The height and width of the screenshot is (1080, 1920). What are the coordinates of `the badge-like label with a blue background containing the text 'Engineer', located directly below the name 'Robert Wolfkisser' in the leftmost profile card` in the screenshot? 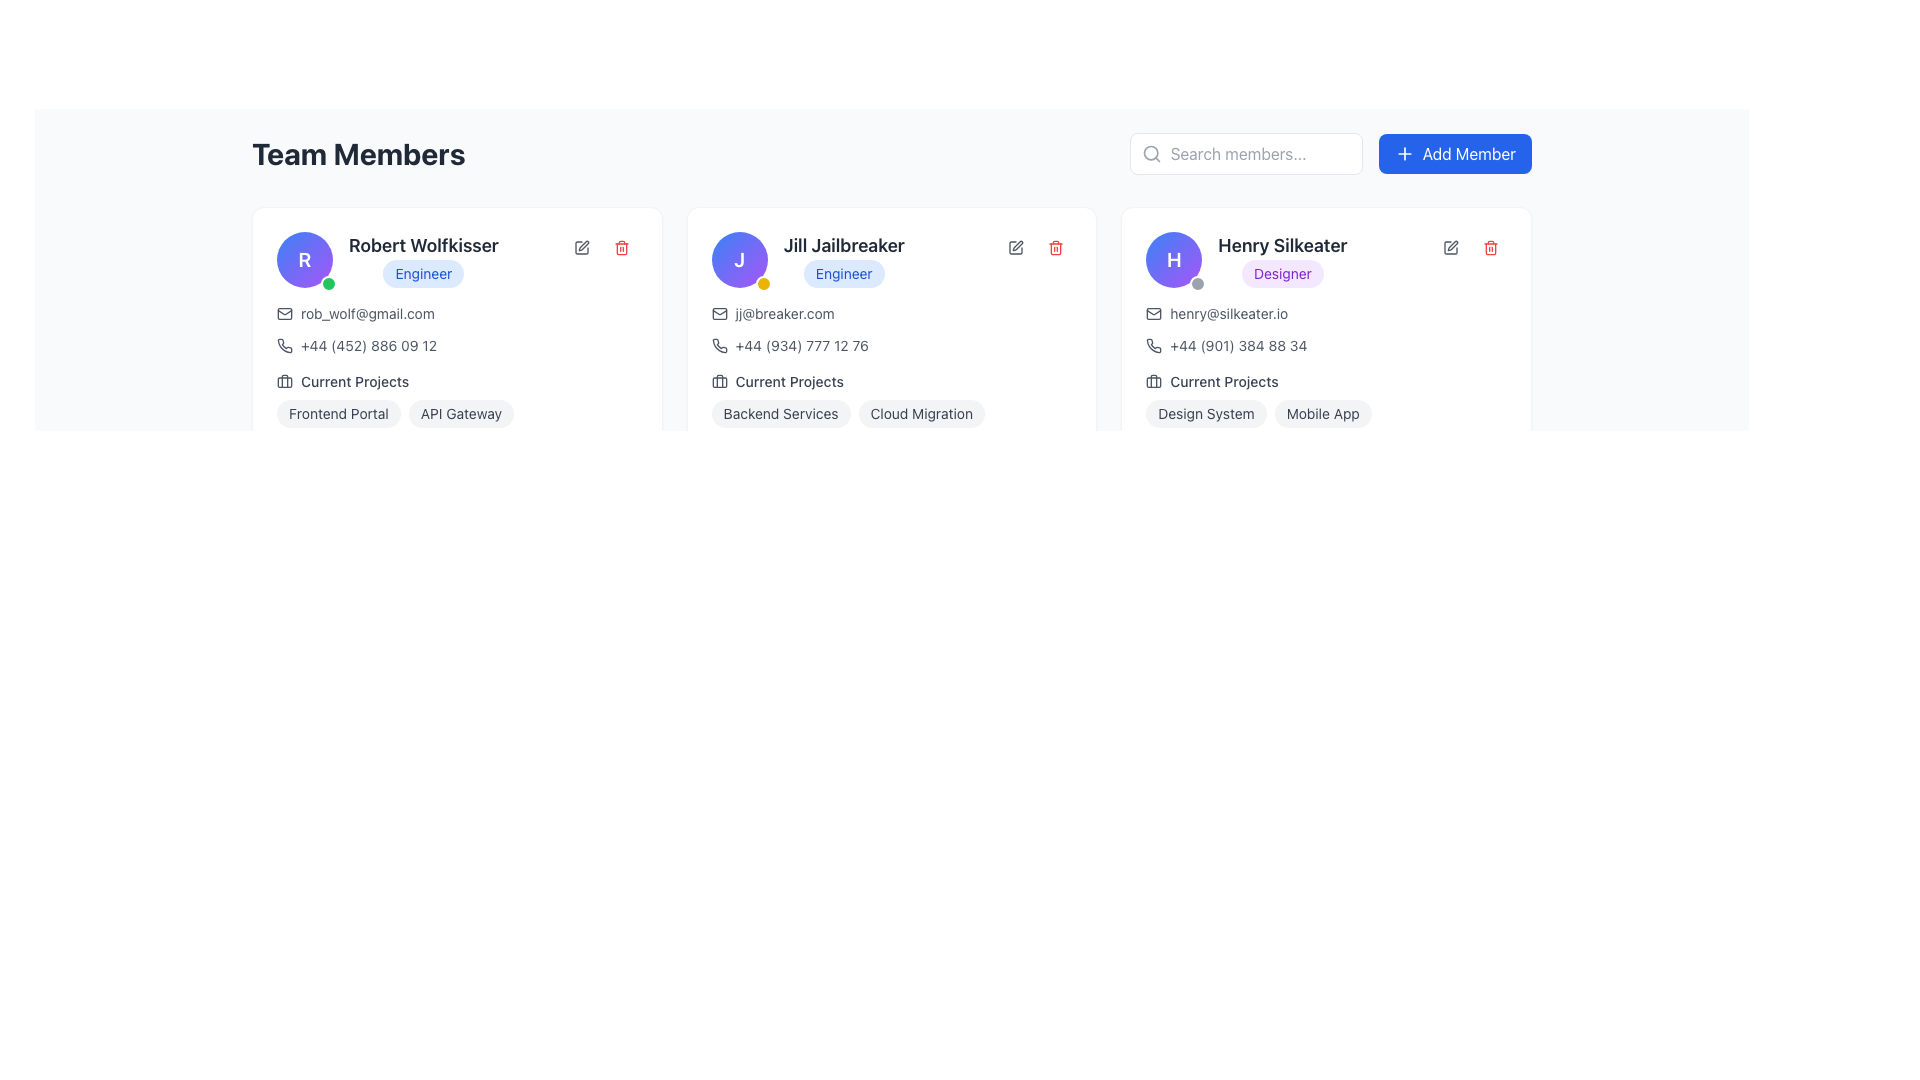 It's located at (422, 273).